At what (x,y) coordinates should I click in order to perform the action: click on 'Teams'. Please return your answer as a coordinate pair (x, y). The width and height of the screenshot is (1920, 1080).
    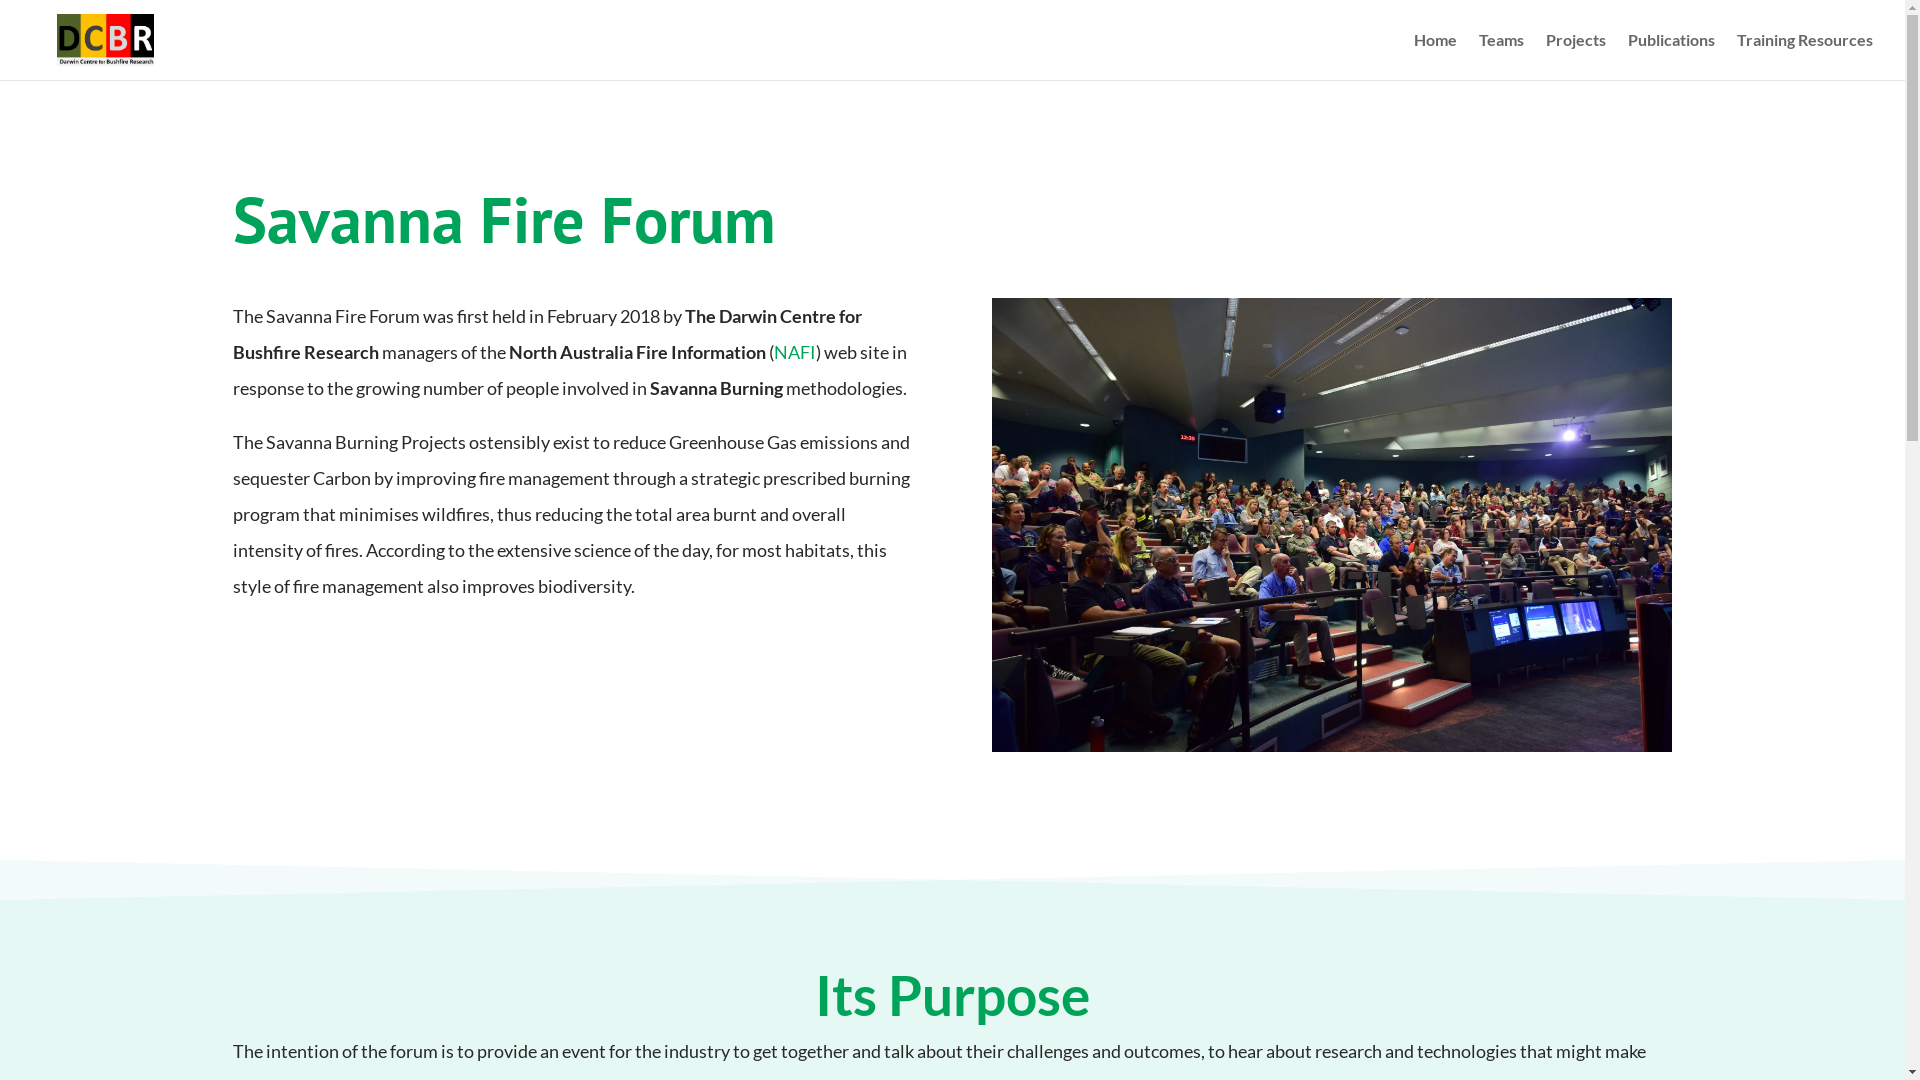
    Looking at the image, I should click on (1501, 55).